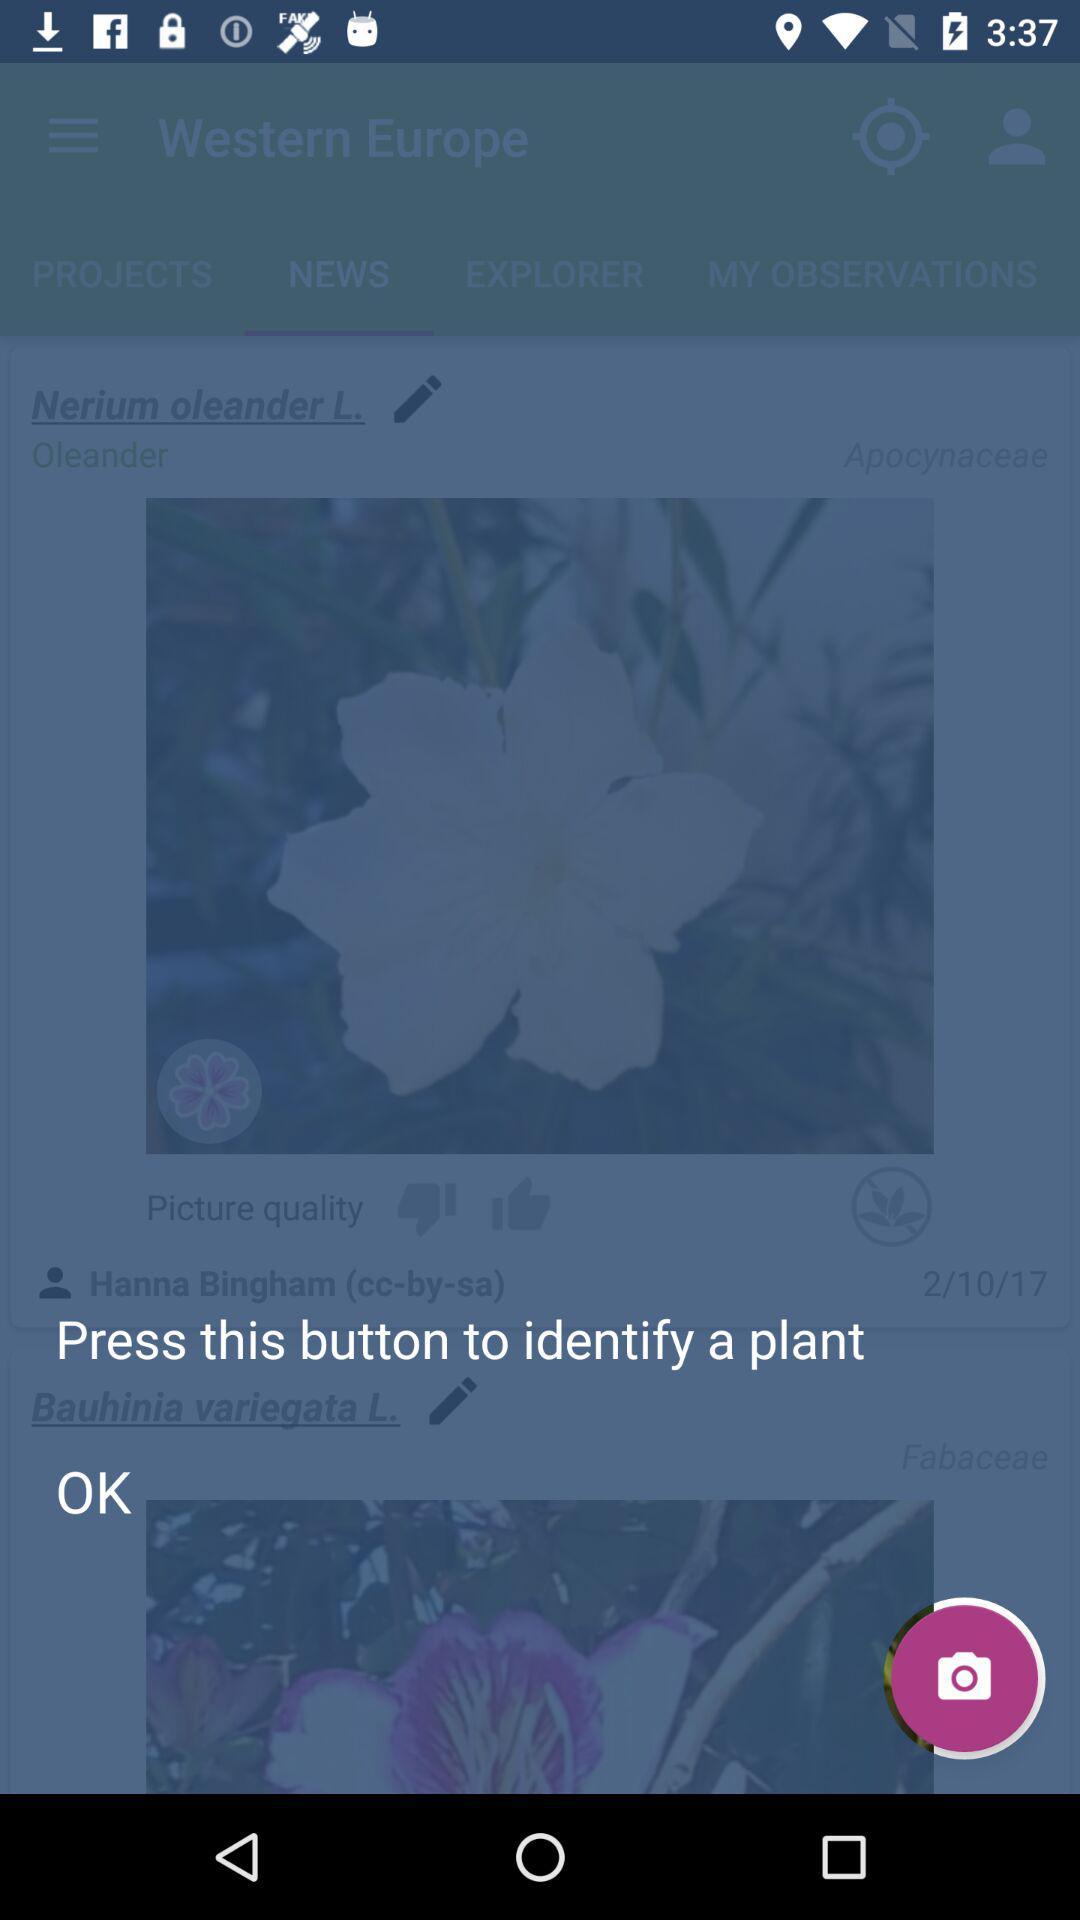 This screenshot has width=1080, height=1920. I want to click on the icon above the 2/10/17 icon, so click(890, 1205).